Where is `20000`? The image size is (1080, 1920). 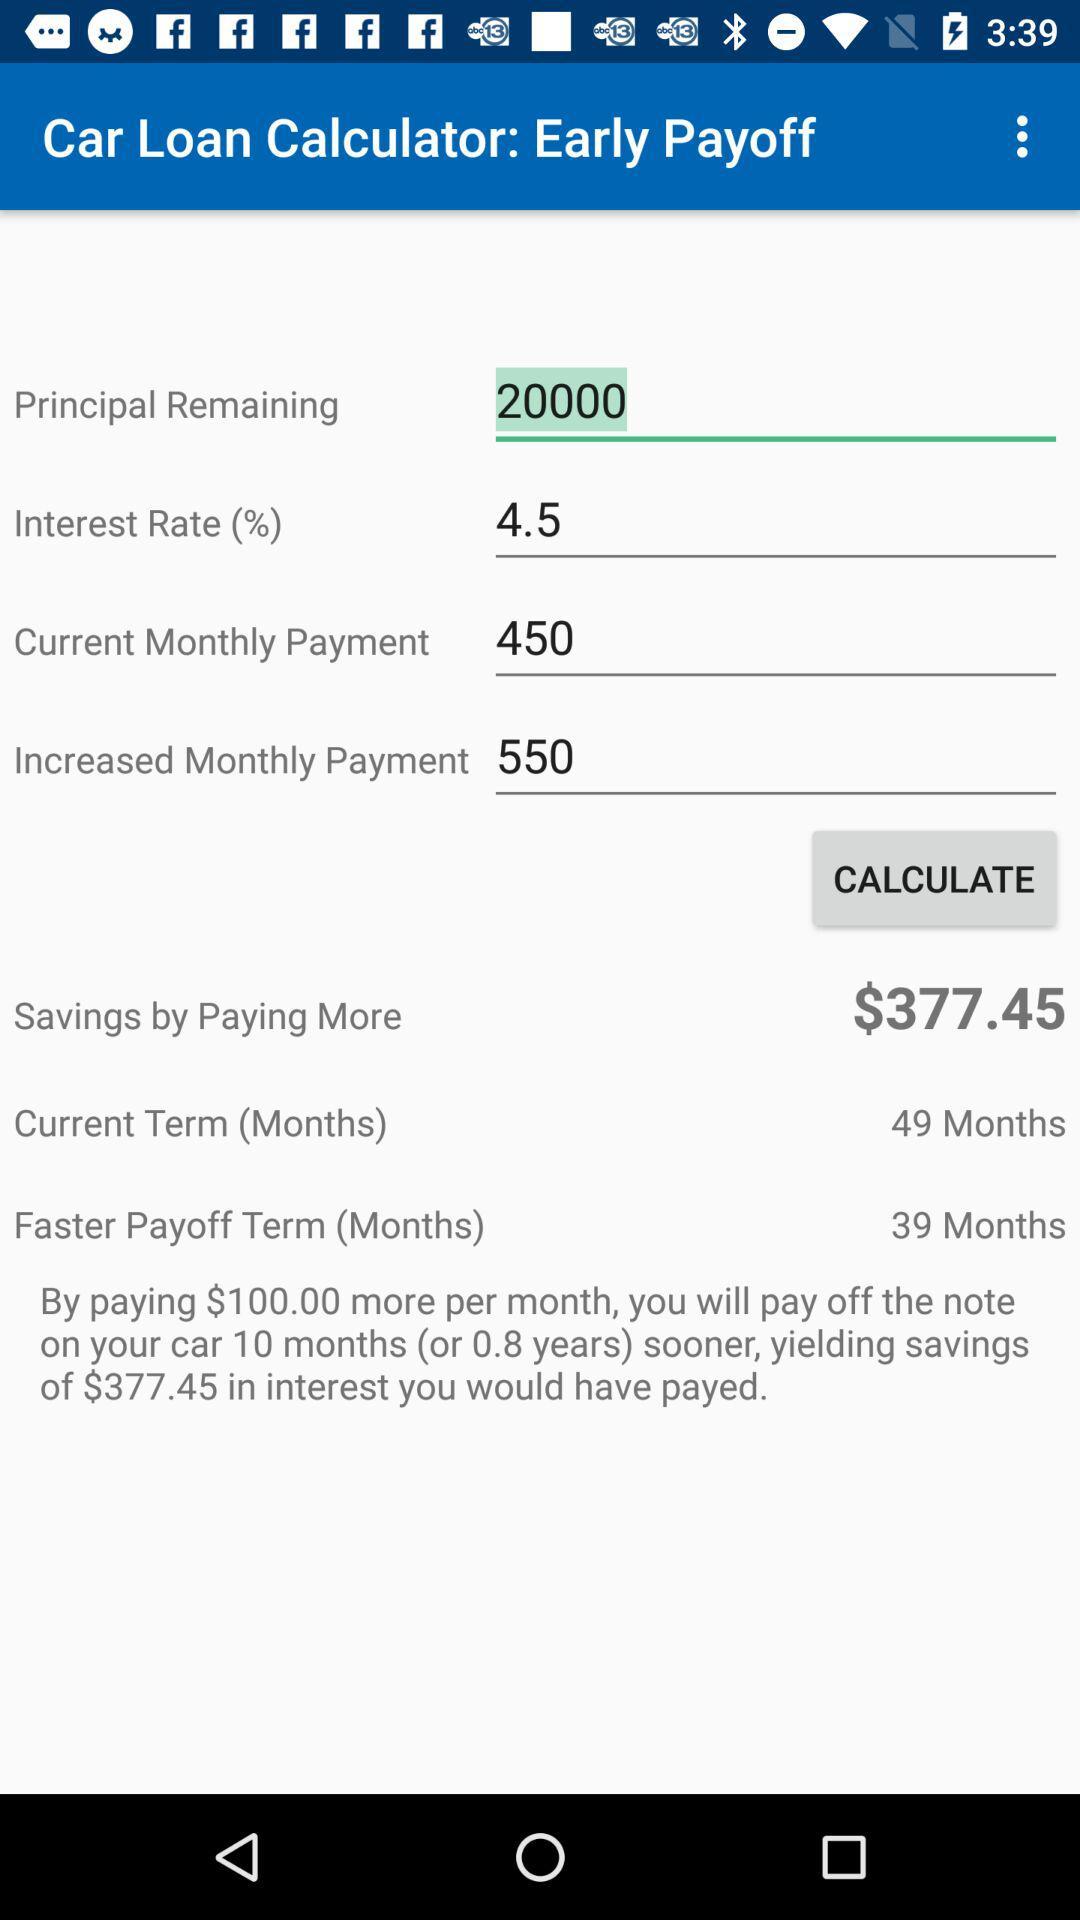
20000 is located at coordinates (774, 400).